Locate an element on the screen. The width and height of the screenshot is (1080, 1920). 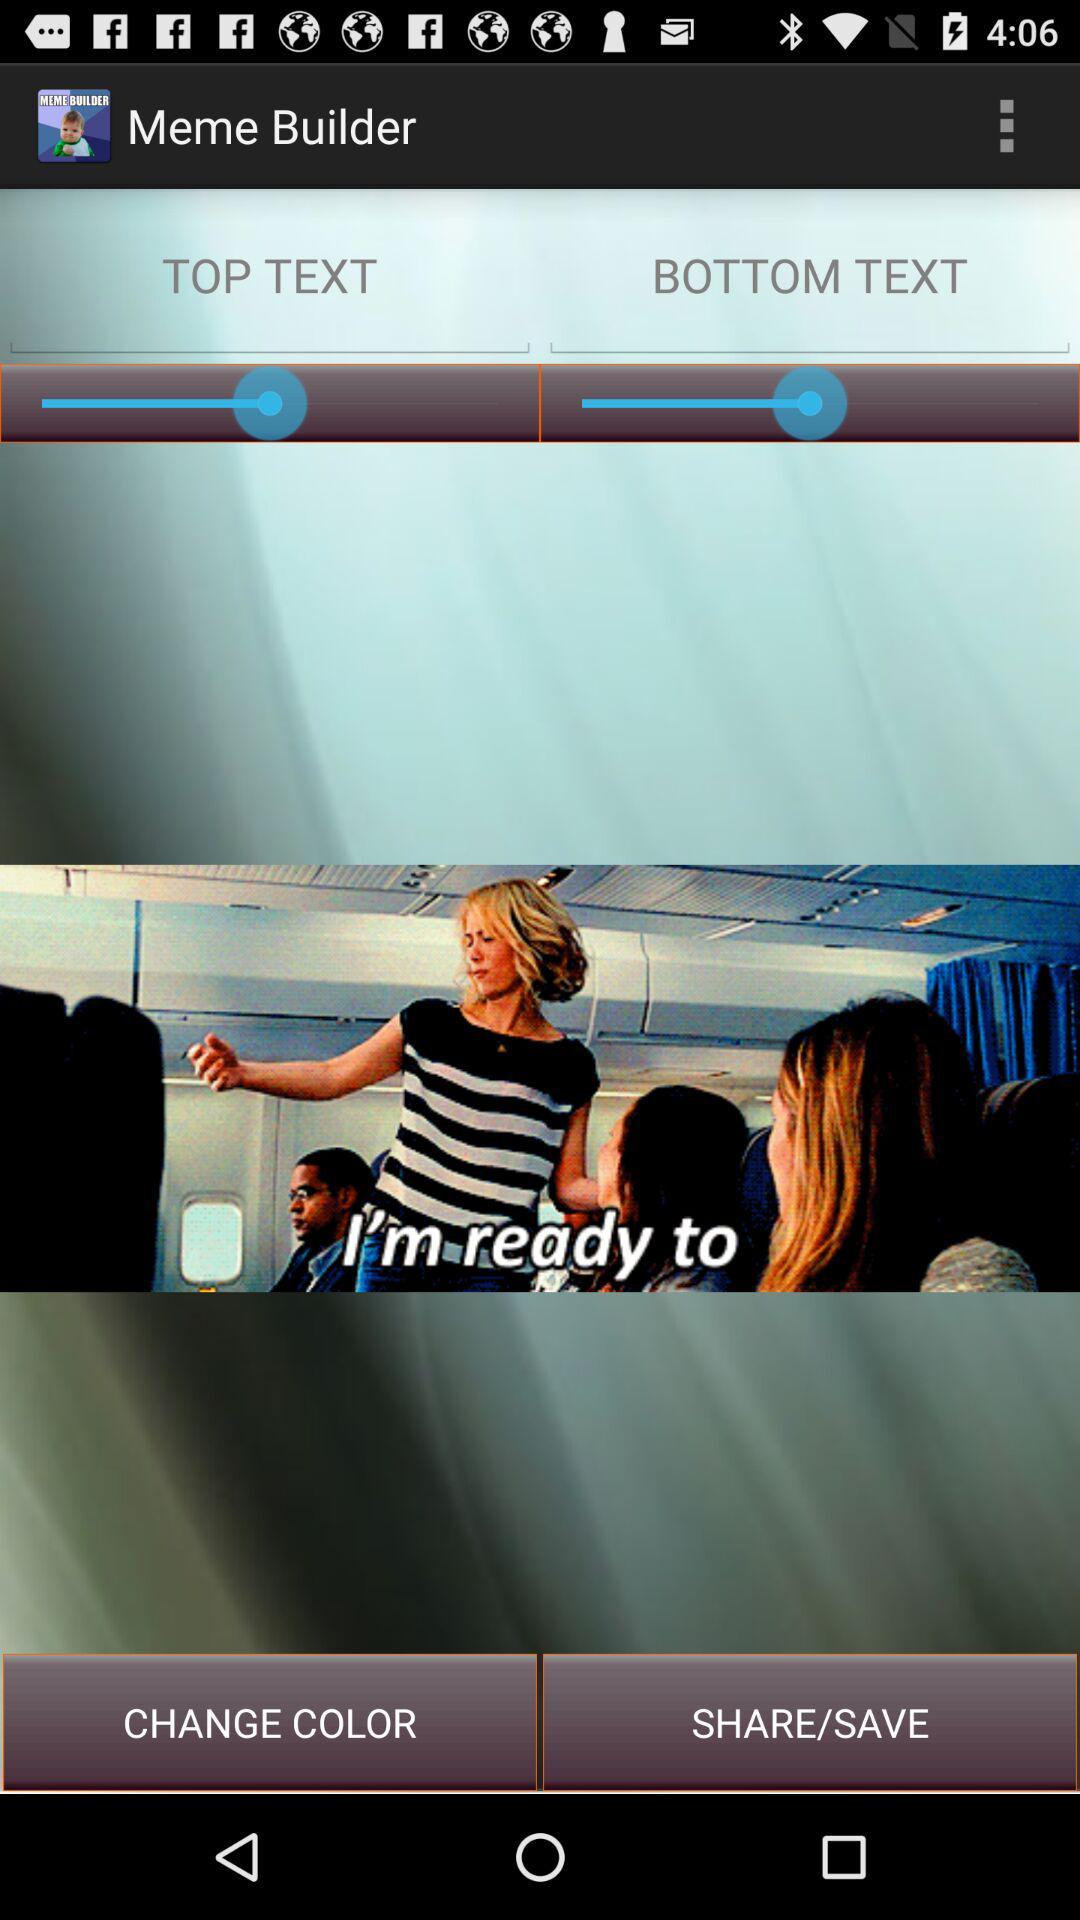
item next to the share/save is located at coordinates (270, 1721).